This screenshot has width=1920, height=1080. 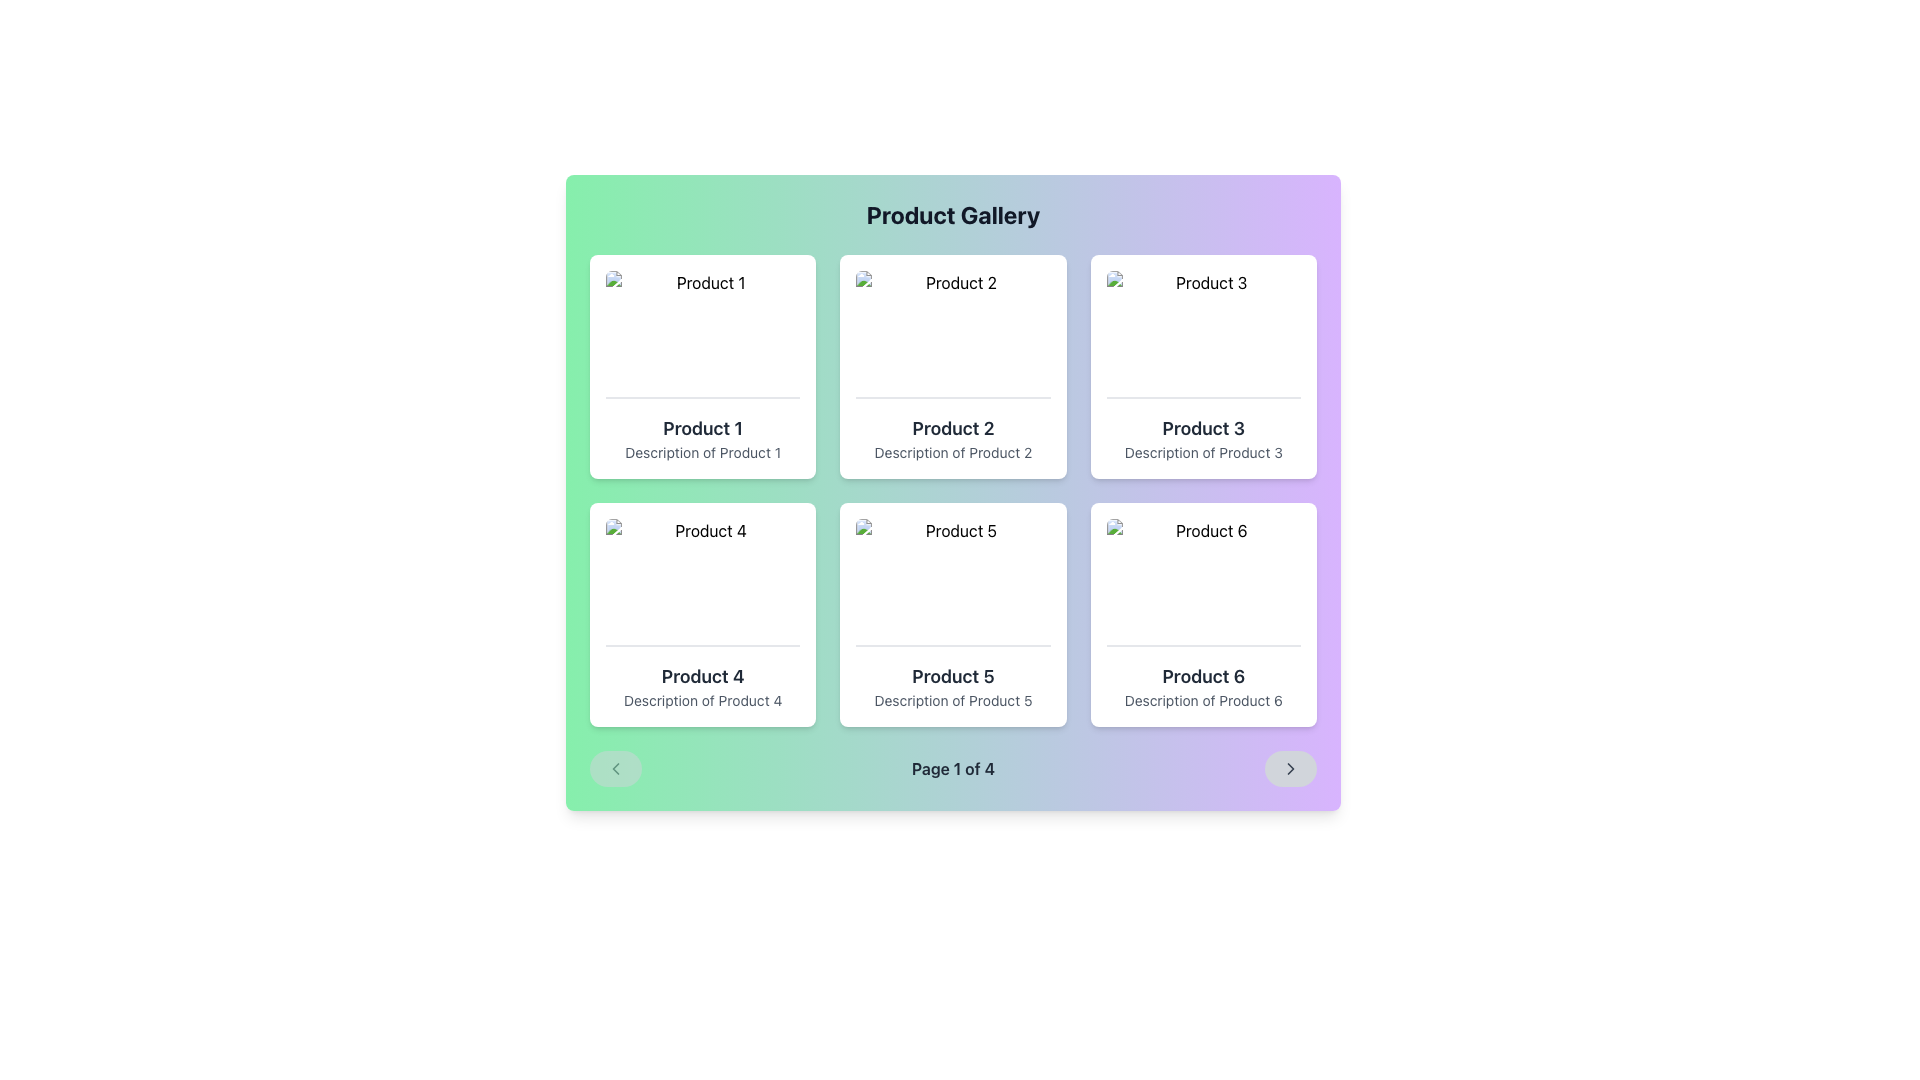 What do you see at coordinates (703, 334) in the screenshot?
I see `the image thumbnail representing 'Product 1' to zoom in` at bounding box center [703, 334].